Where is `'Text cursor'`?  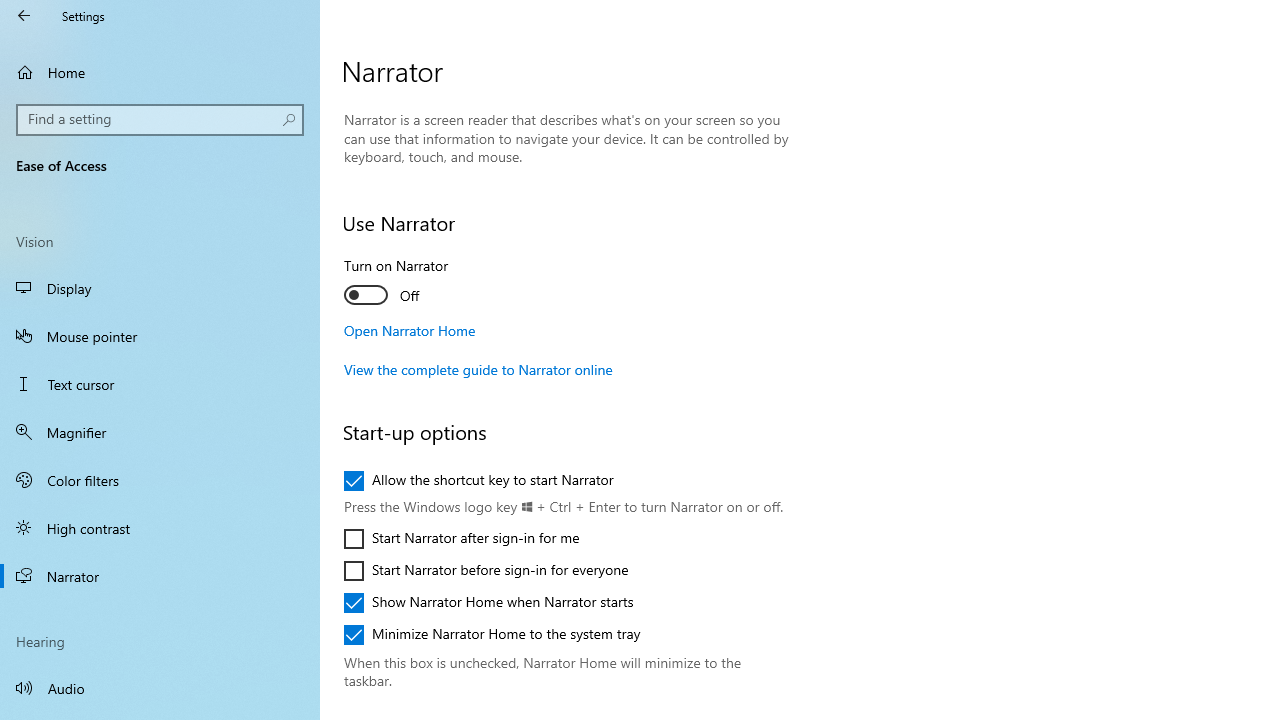 'Text cursor' is located at coordinates (160, 384).